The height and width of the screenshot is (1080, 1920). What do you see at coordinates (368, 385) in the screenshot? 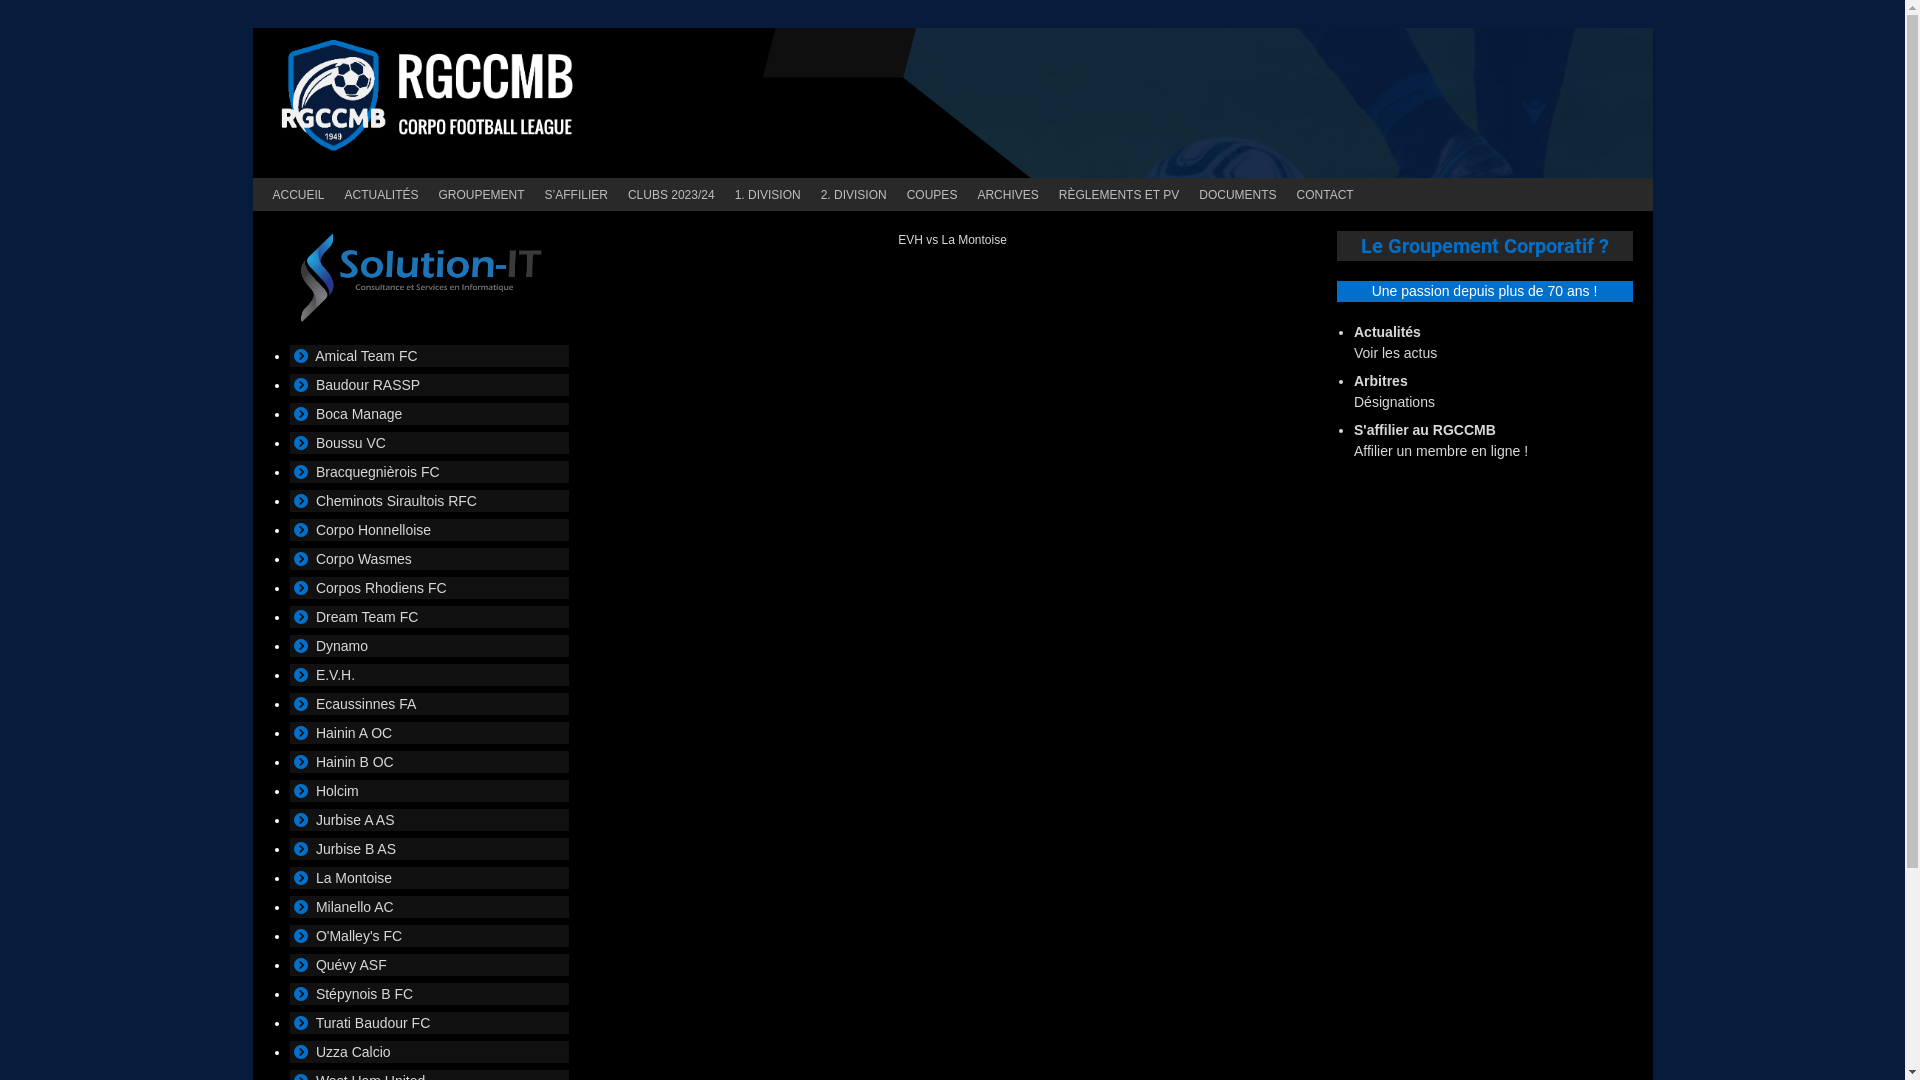
I see `'Baudour RASSP'` at bounding box center [368, 385].